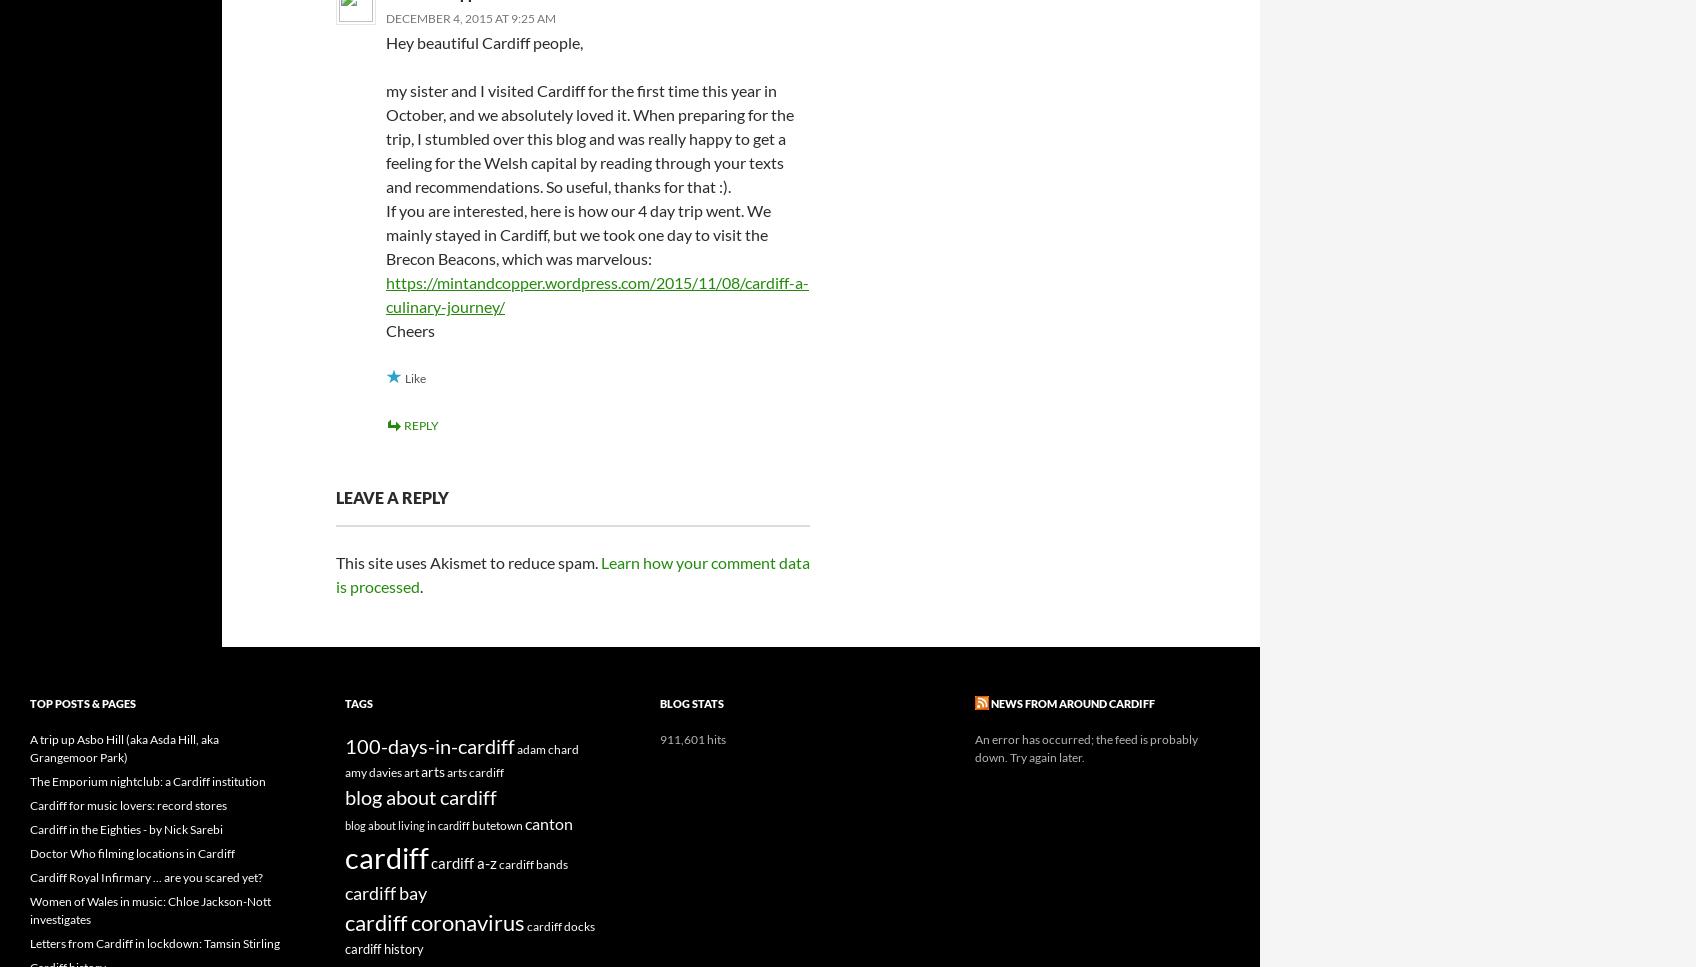 The width and height of the screenshot is (1696, 967). I want to click on 'butetown', so click(496, 825).